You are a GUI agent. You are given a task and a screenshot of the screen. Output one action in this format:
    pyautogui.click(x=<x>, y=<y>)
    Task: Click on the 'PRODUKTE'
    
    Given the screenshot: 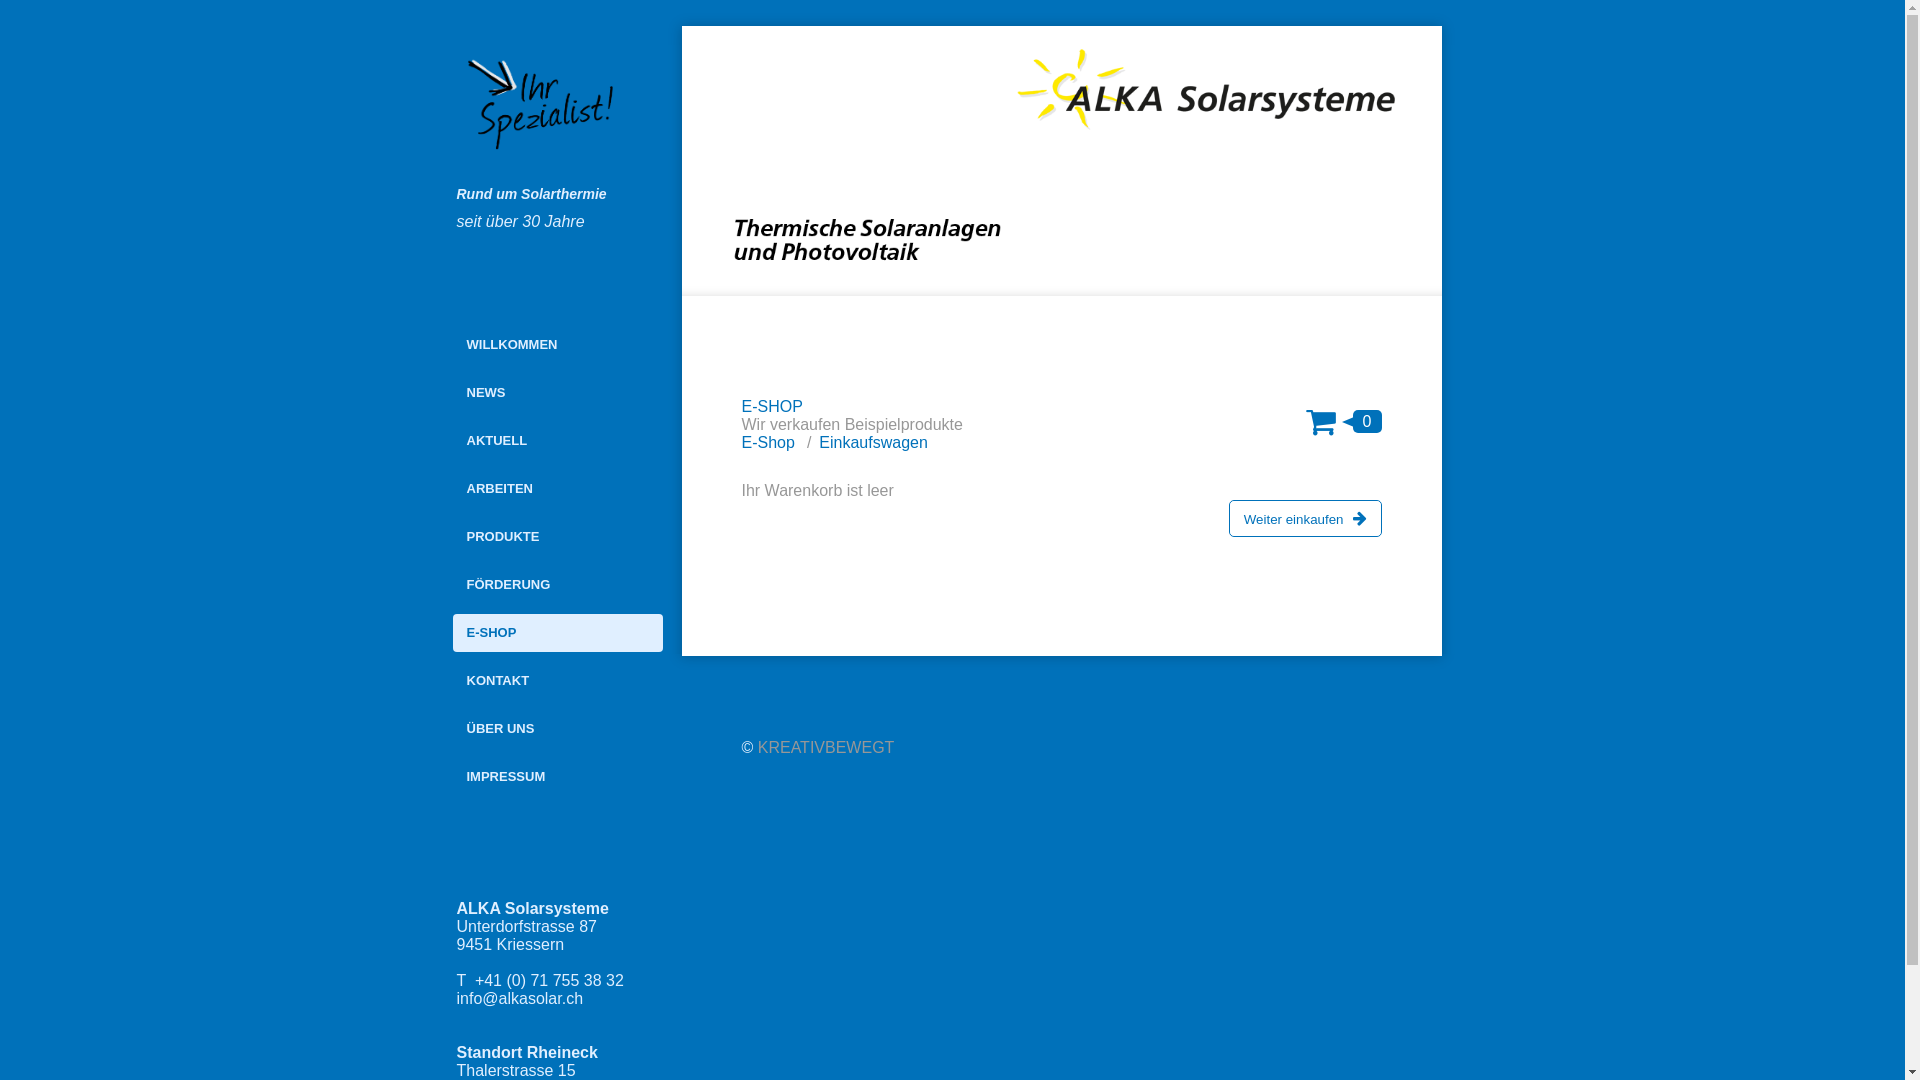 What is the action you would take?
    pyautogui.click(x=450, y=535)
    